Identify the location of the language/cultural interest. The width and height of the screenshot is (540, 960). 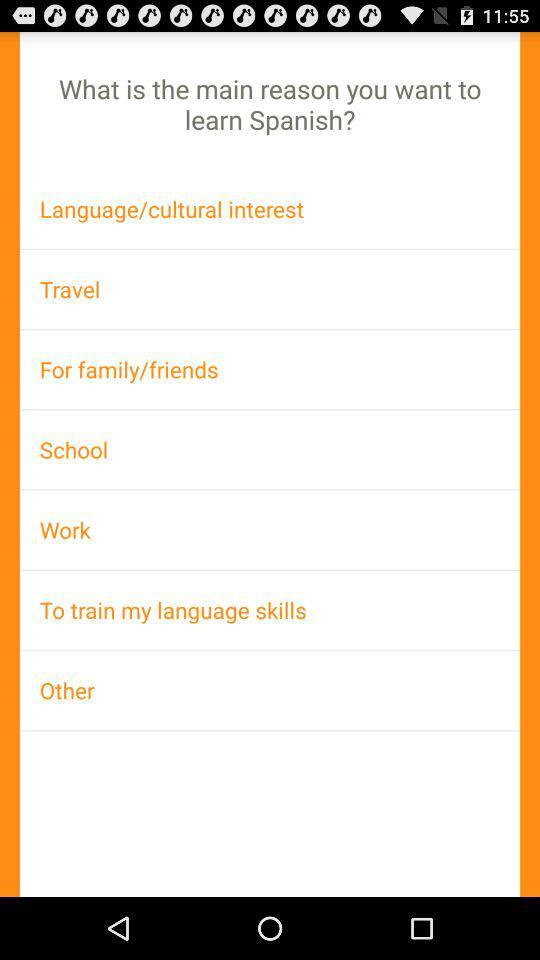
(270, 208).